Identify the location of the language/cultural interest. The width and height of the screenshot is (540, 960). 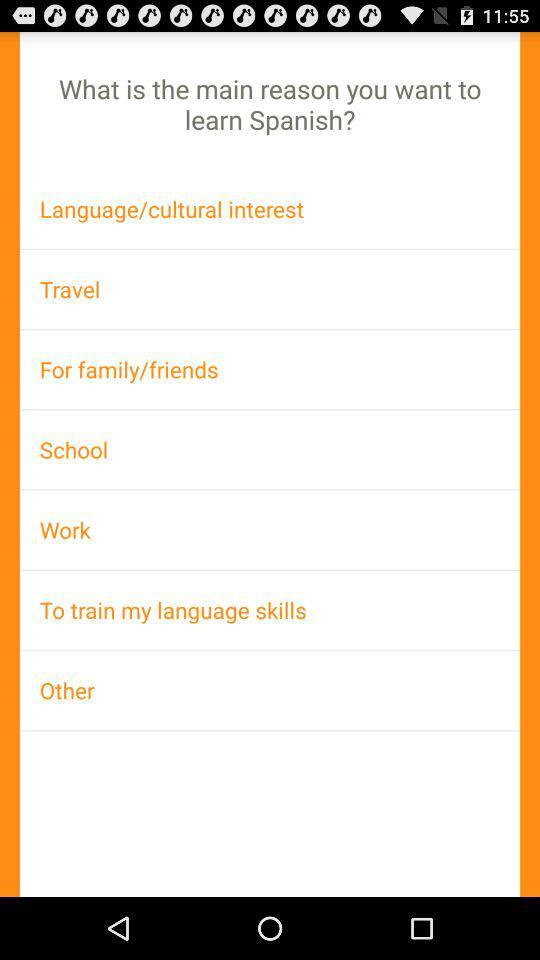
(270, 208).